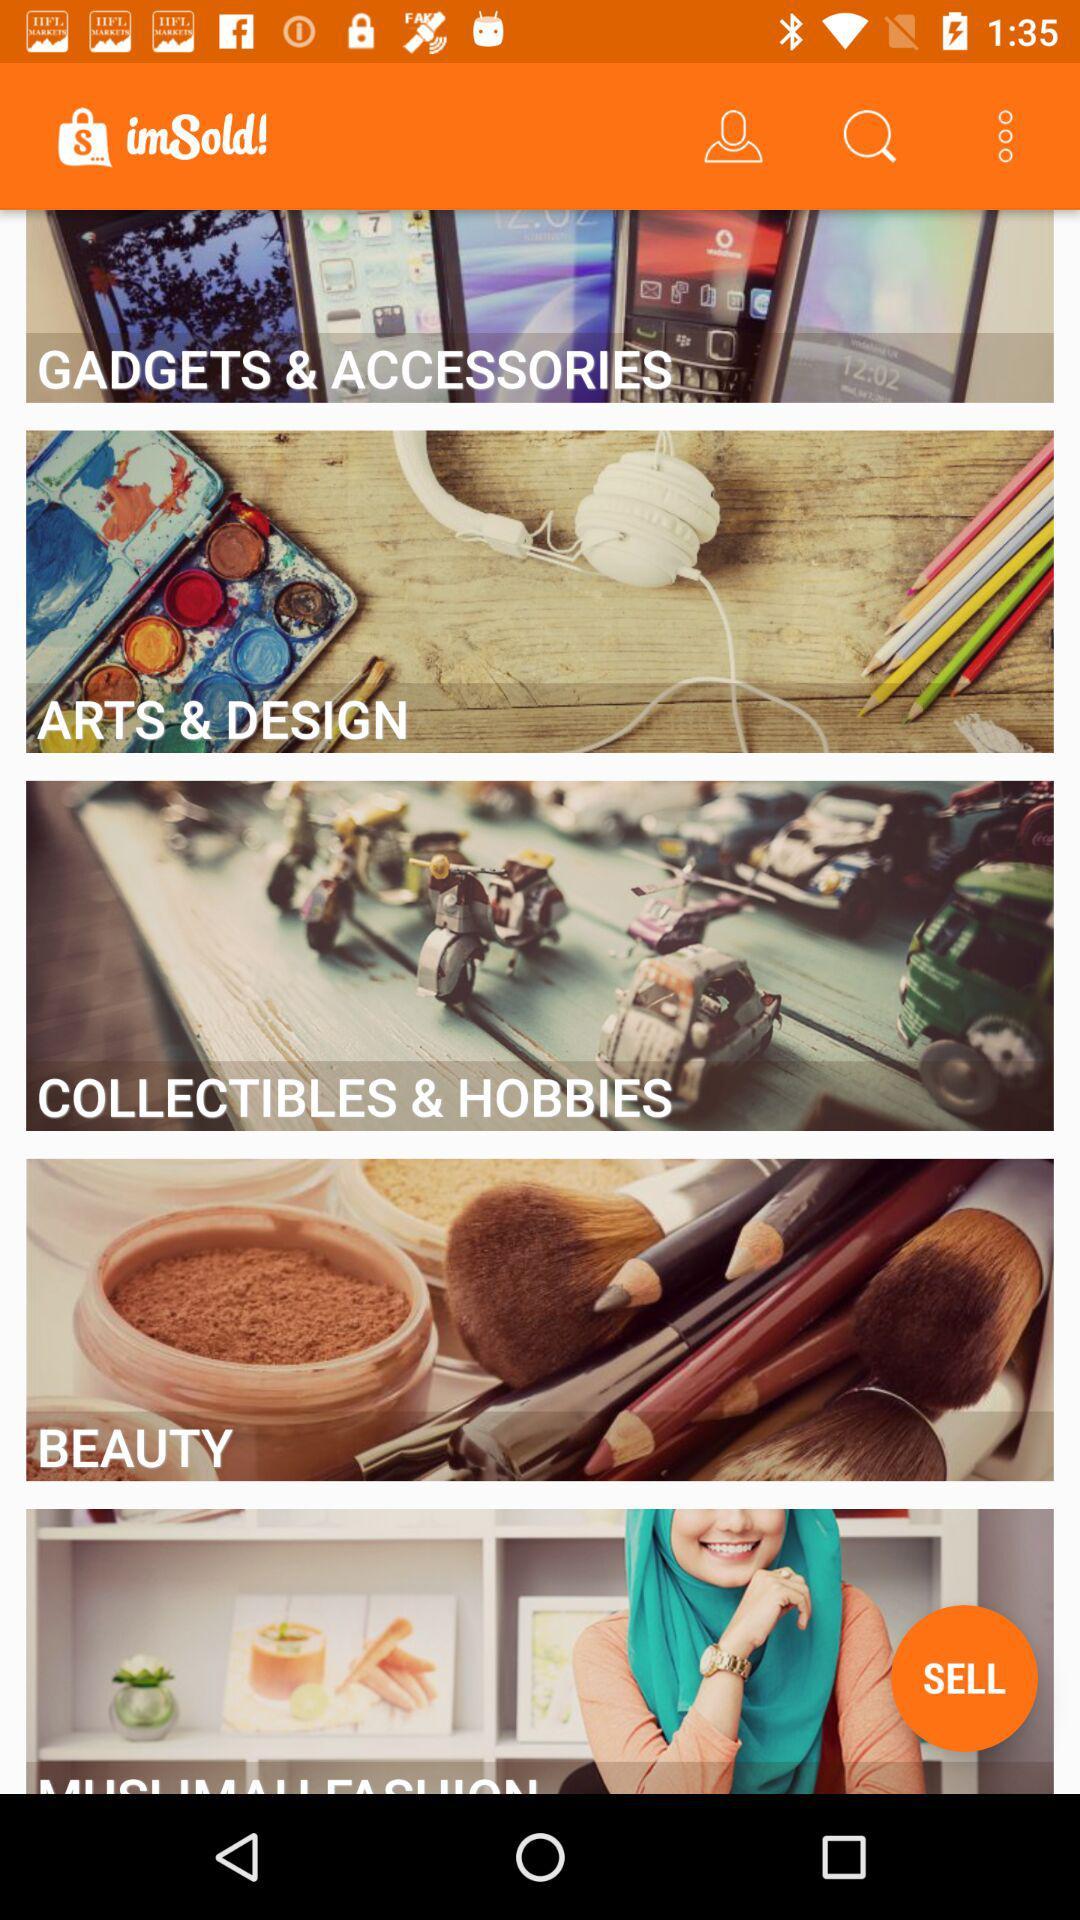 The image size is (1080, 1920). I want to click on the beauty item, so click(540, 1446).